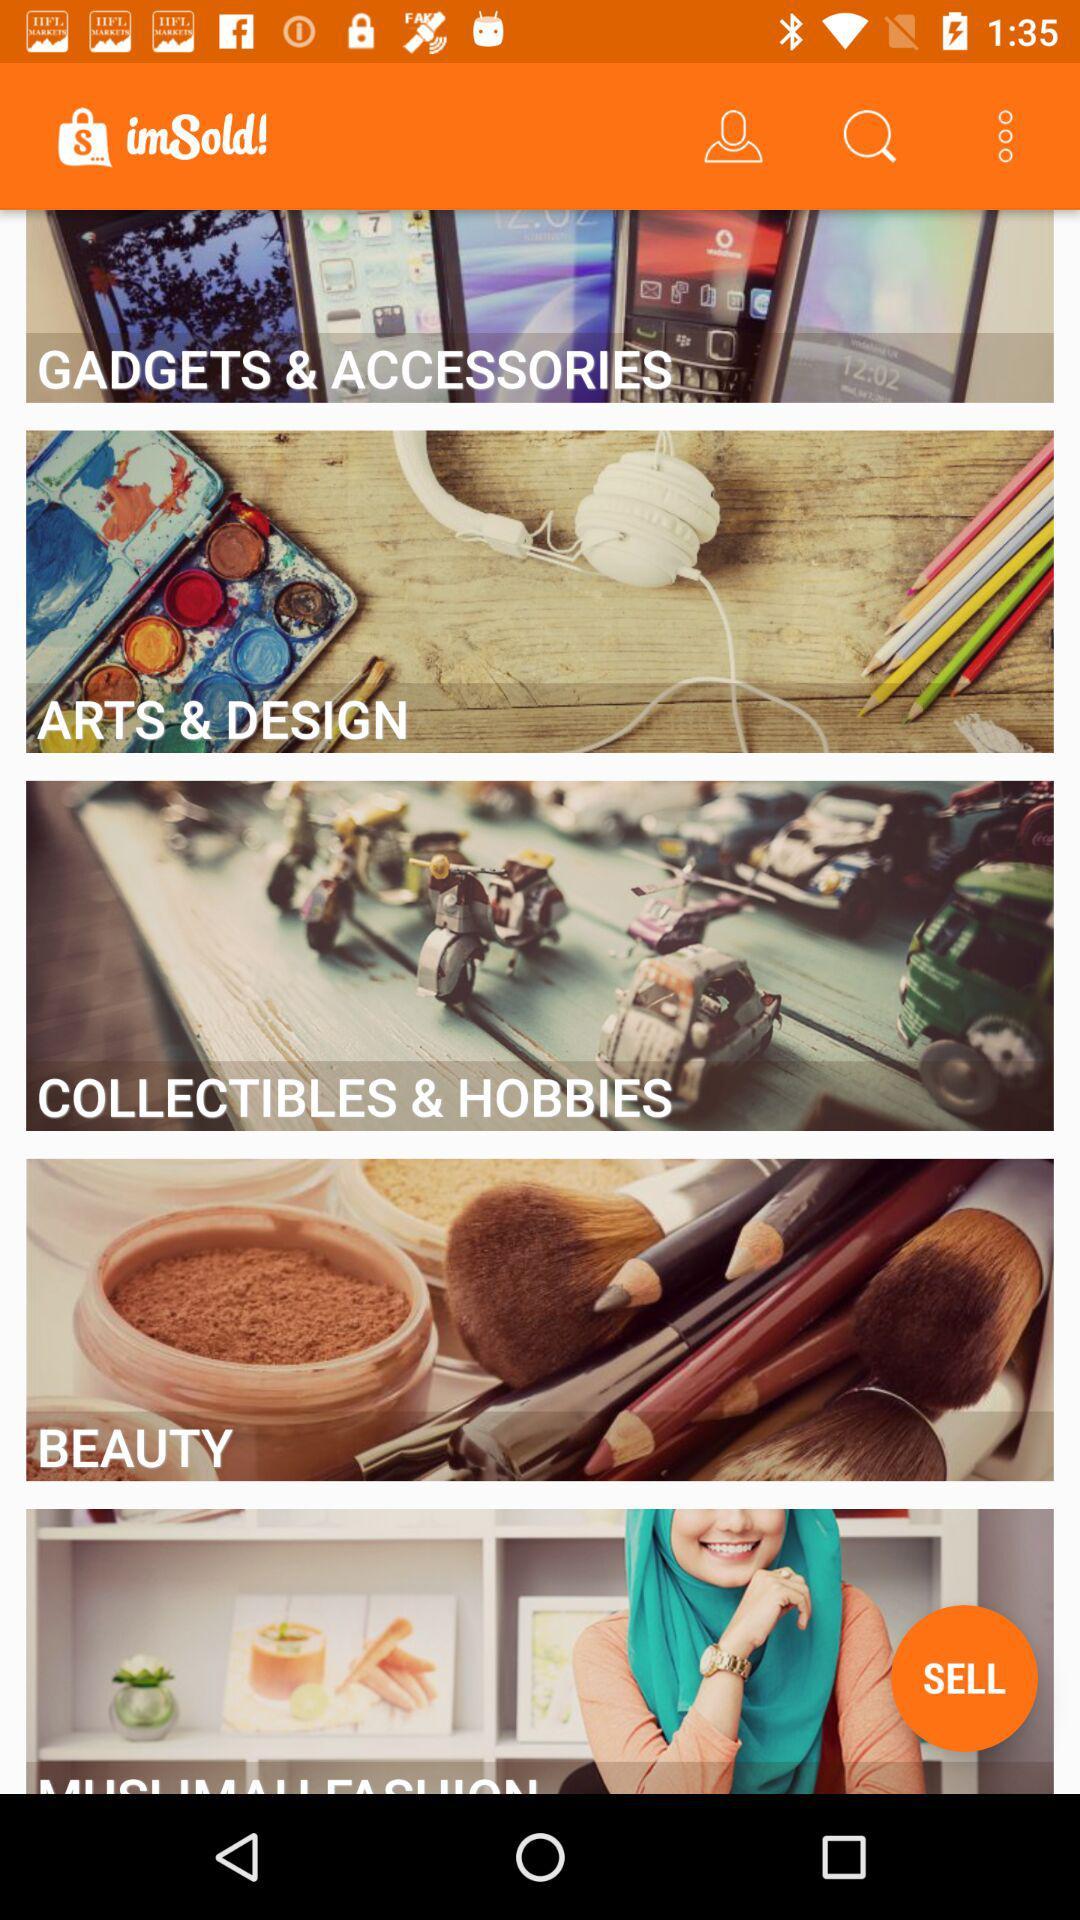 The image size is (1080, 1920). I want to click on the beauty item, so click(540, 1446).